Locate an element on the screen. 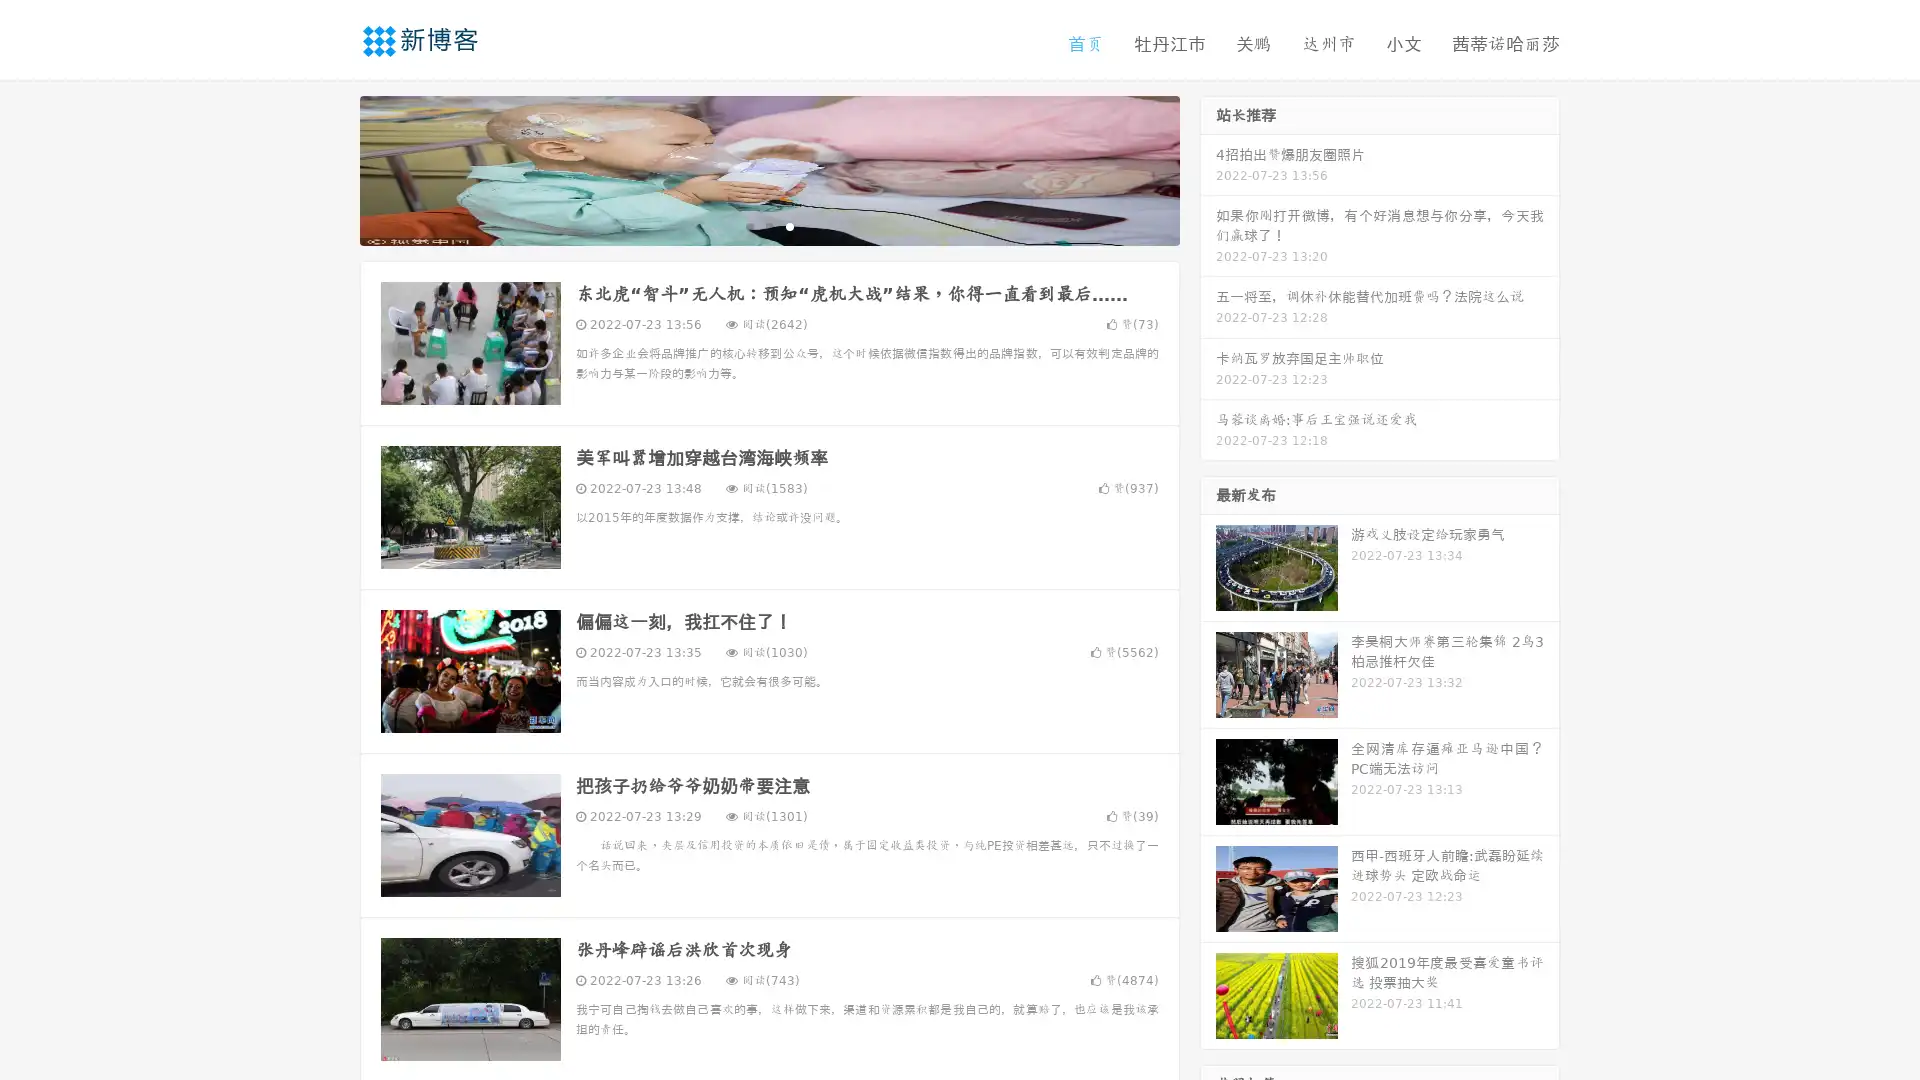 Image resolution: width=1920 pixels, height=1080 pixels. Go to slide 1 is located at coordinates (748, 225).